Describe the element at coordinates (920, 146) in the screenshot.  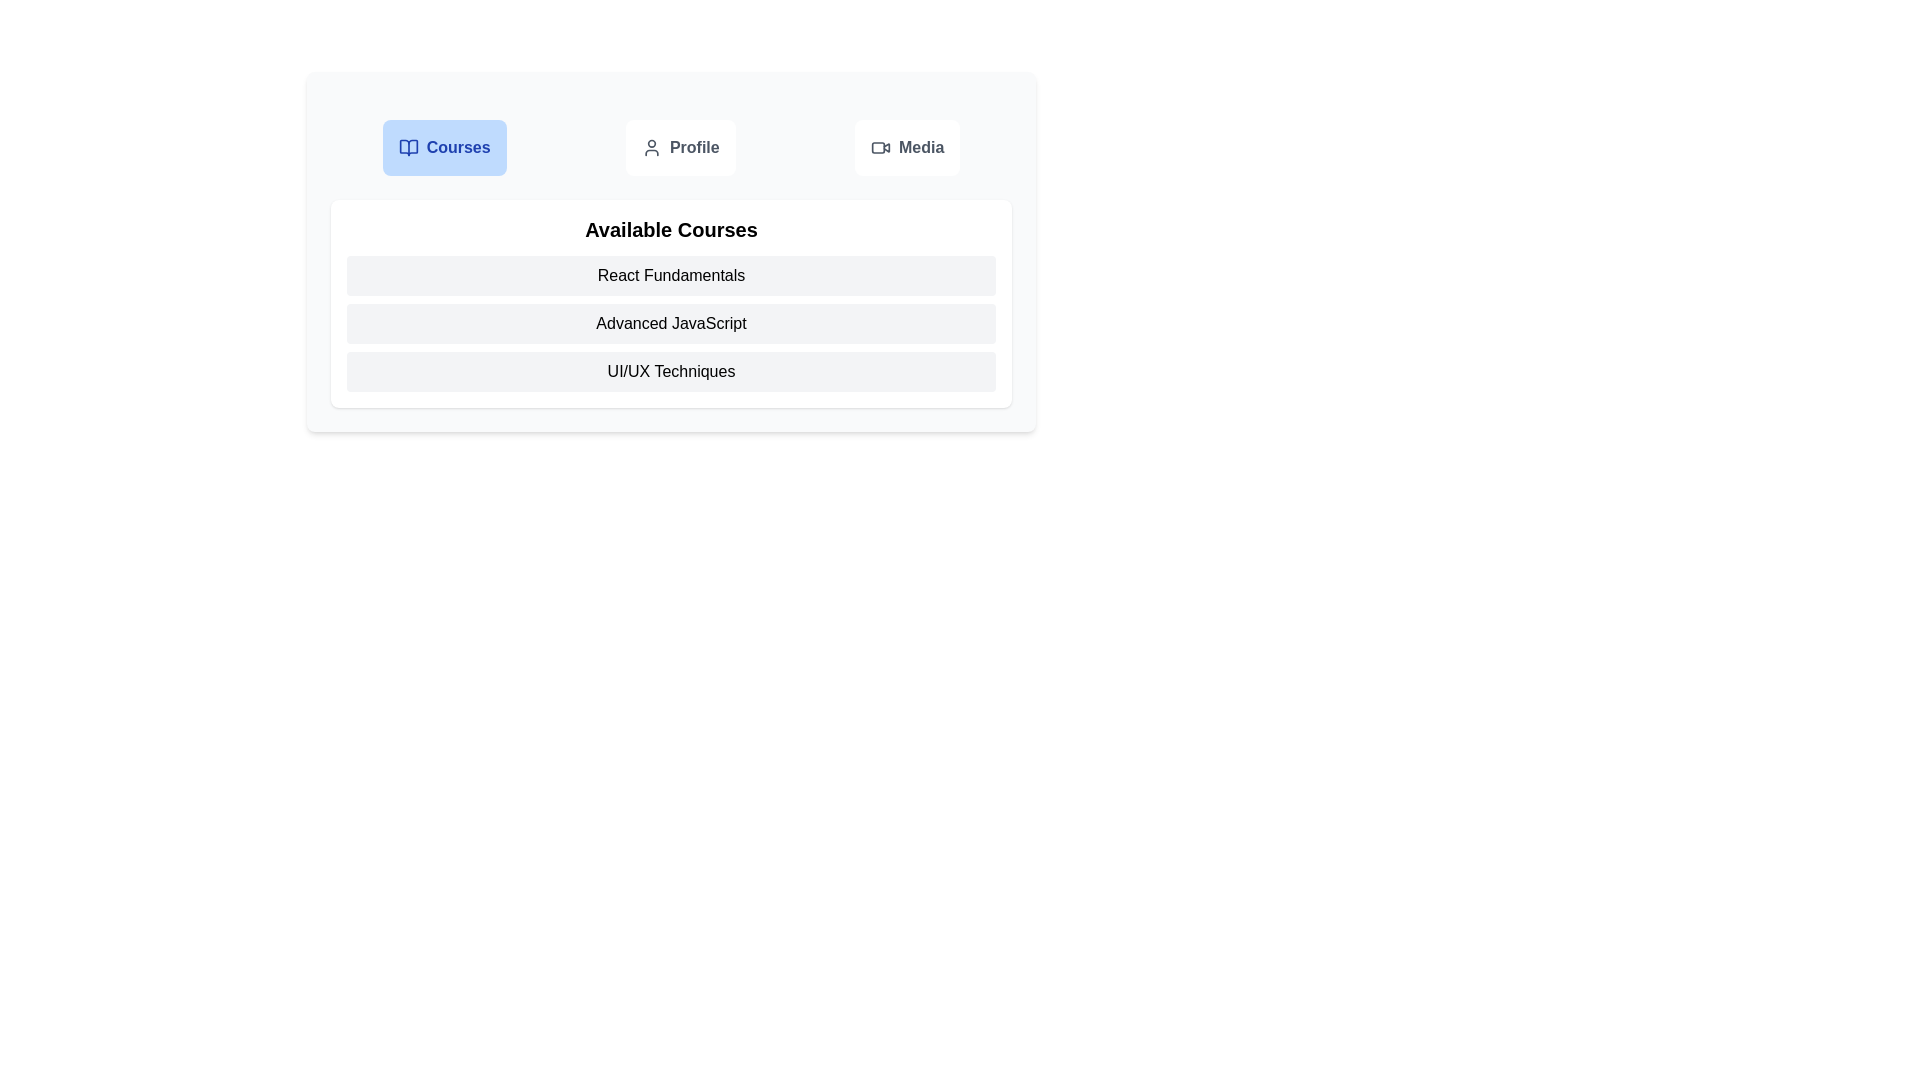
I see `the button labeled for media-related content located in the top-right corner of the interface, next to the 'Profile' button, and featuring a video camera icon on the left` at that location.